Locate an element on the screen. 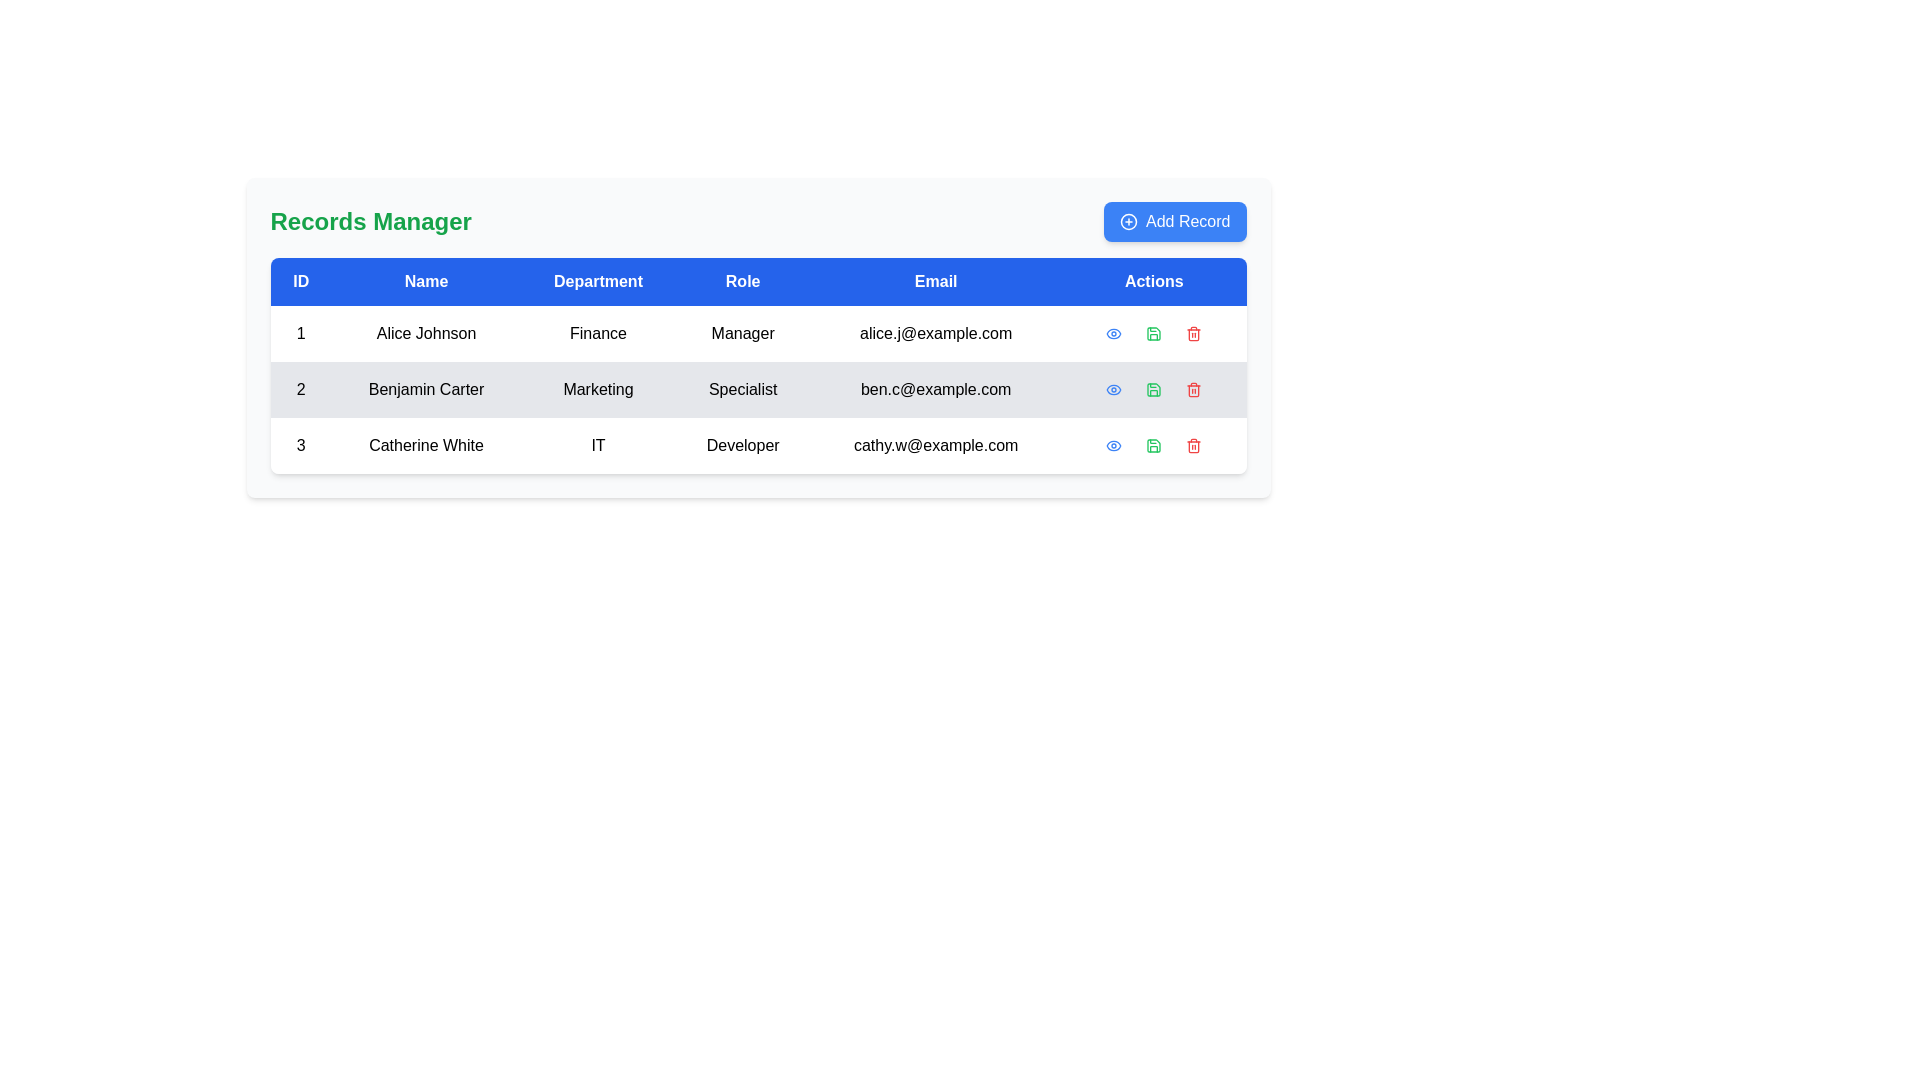  the save icon resembling a floppy disk, which is part of the action button row in the column for actions related to Benjamin Carter is located at coordinates (1154, 333).